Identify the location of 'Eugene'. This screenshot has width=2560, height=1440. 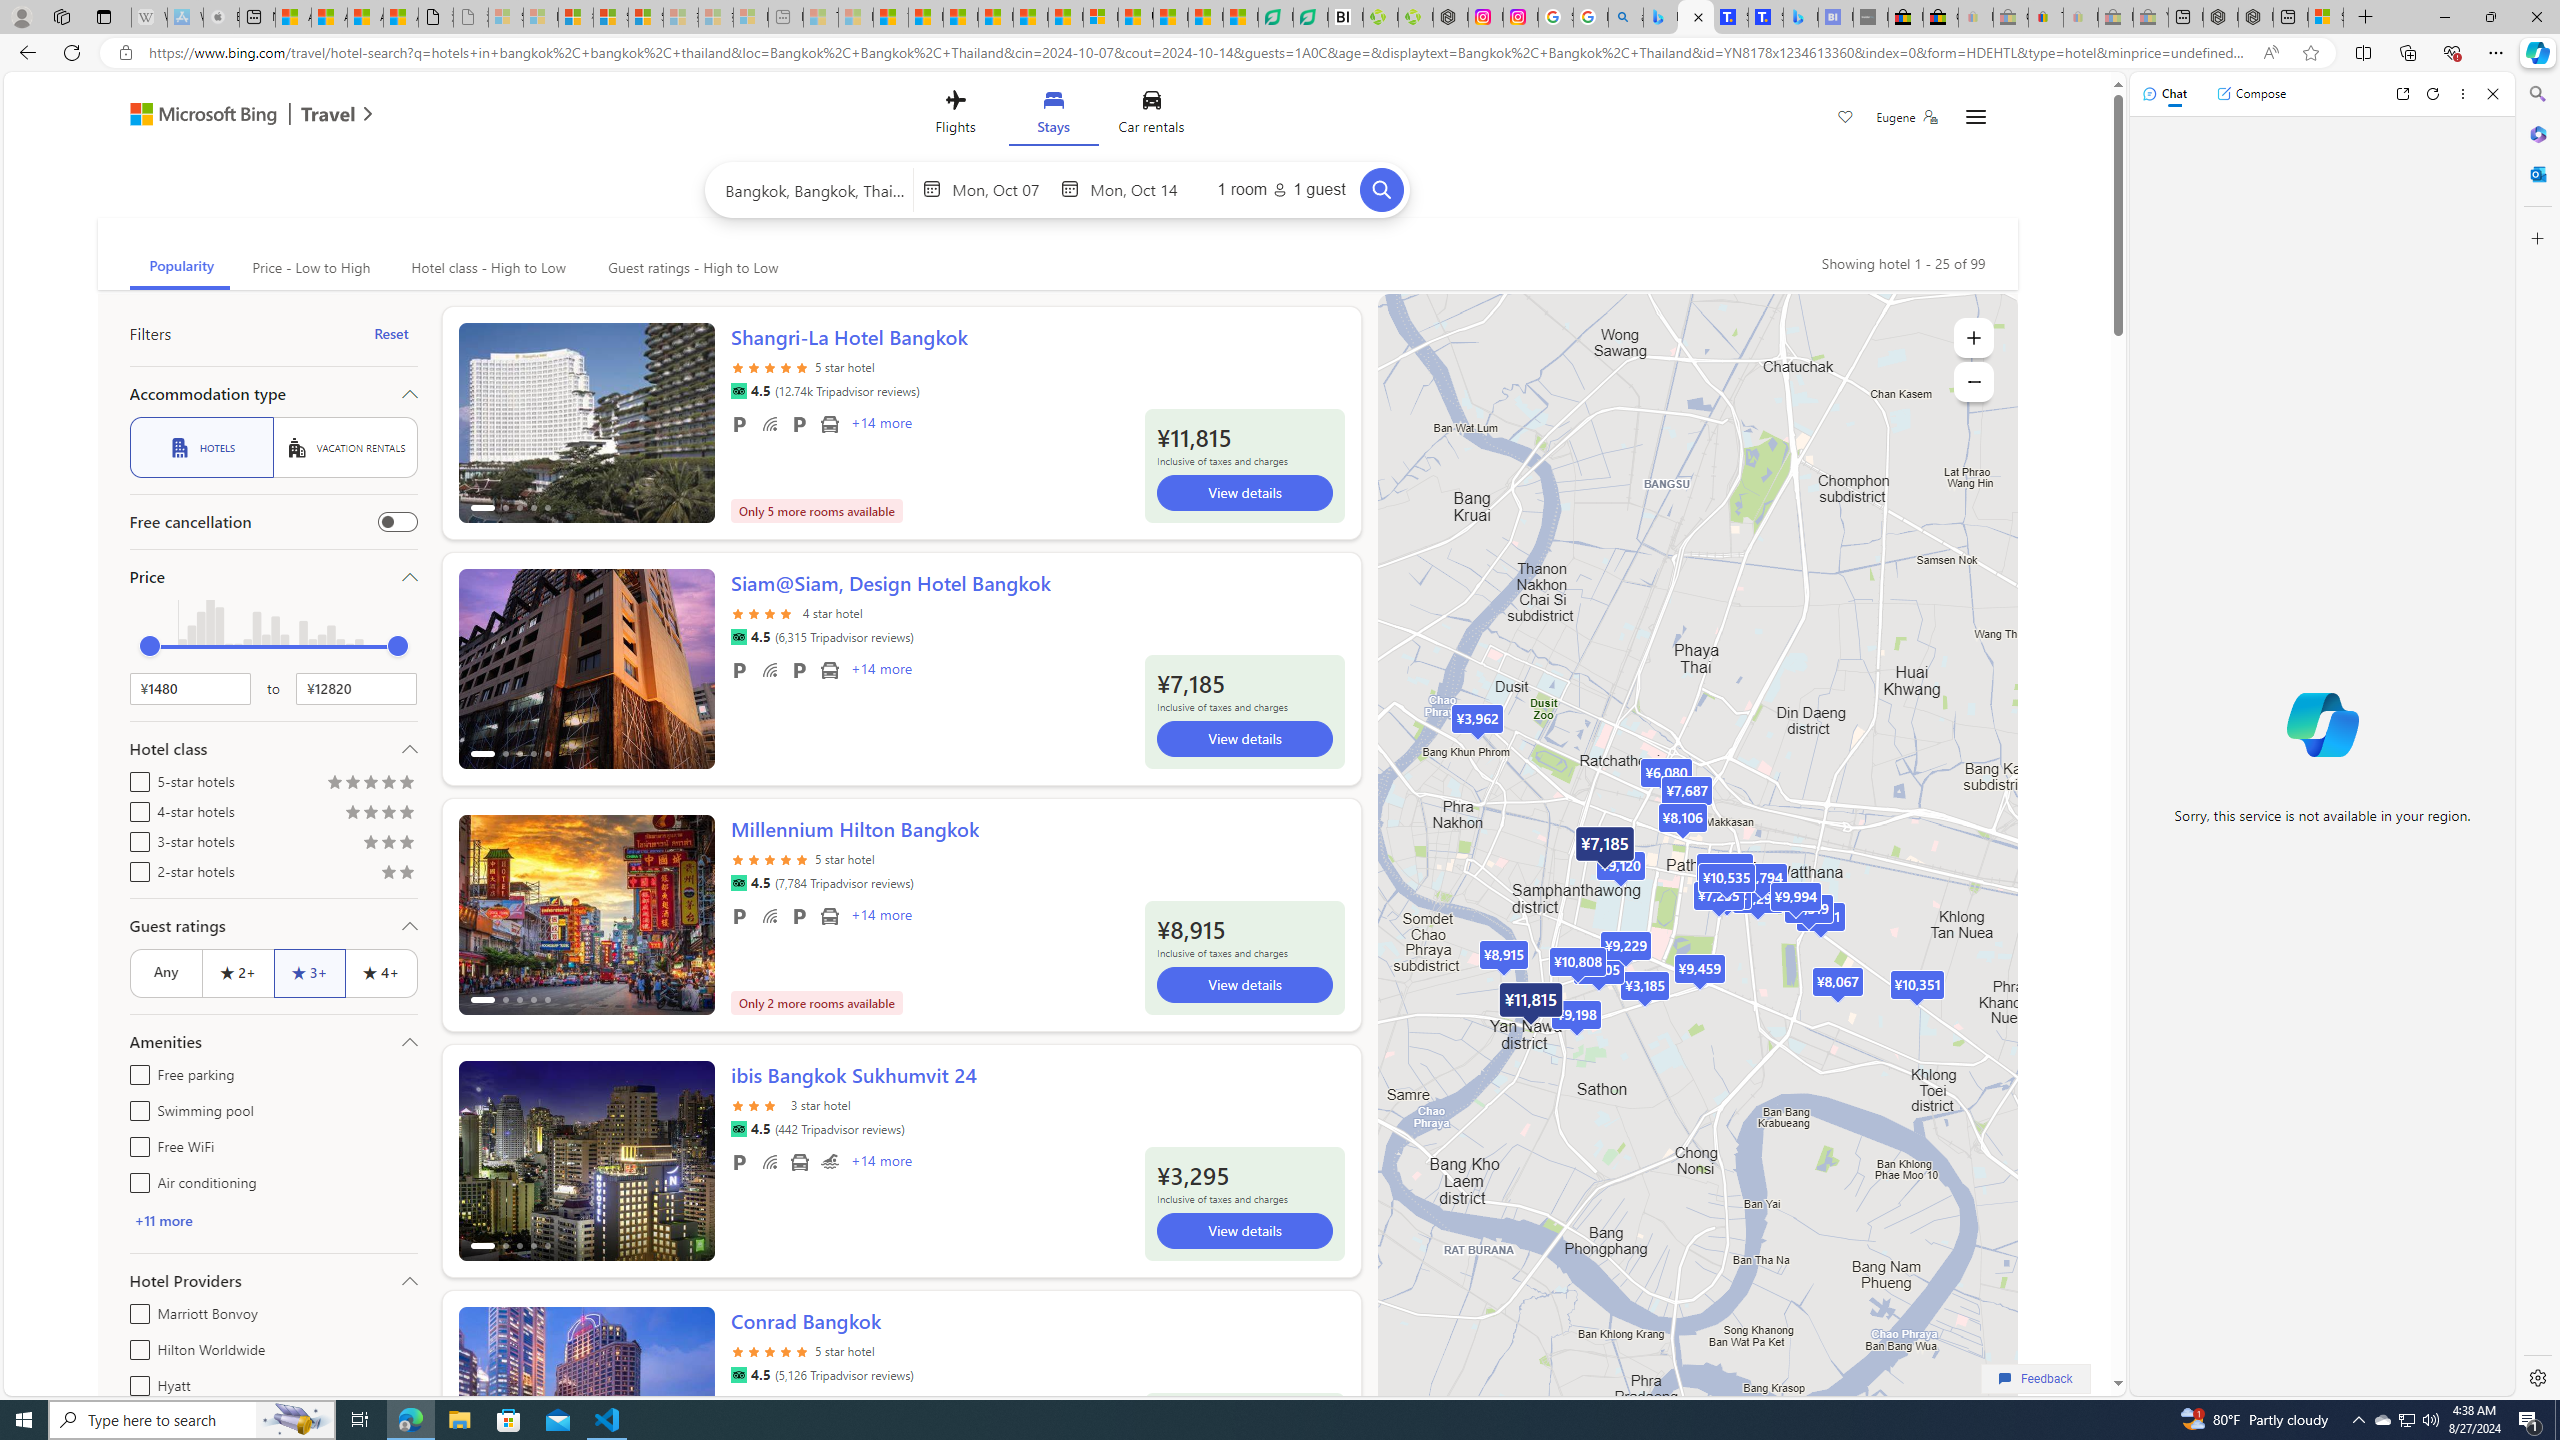
(1907, 116).